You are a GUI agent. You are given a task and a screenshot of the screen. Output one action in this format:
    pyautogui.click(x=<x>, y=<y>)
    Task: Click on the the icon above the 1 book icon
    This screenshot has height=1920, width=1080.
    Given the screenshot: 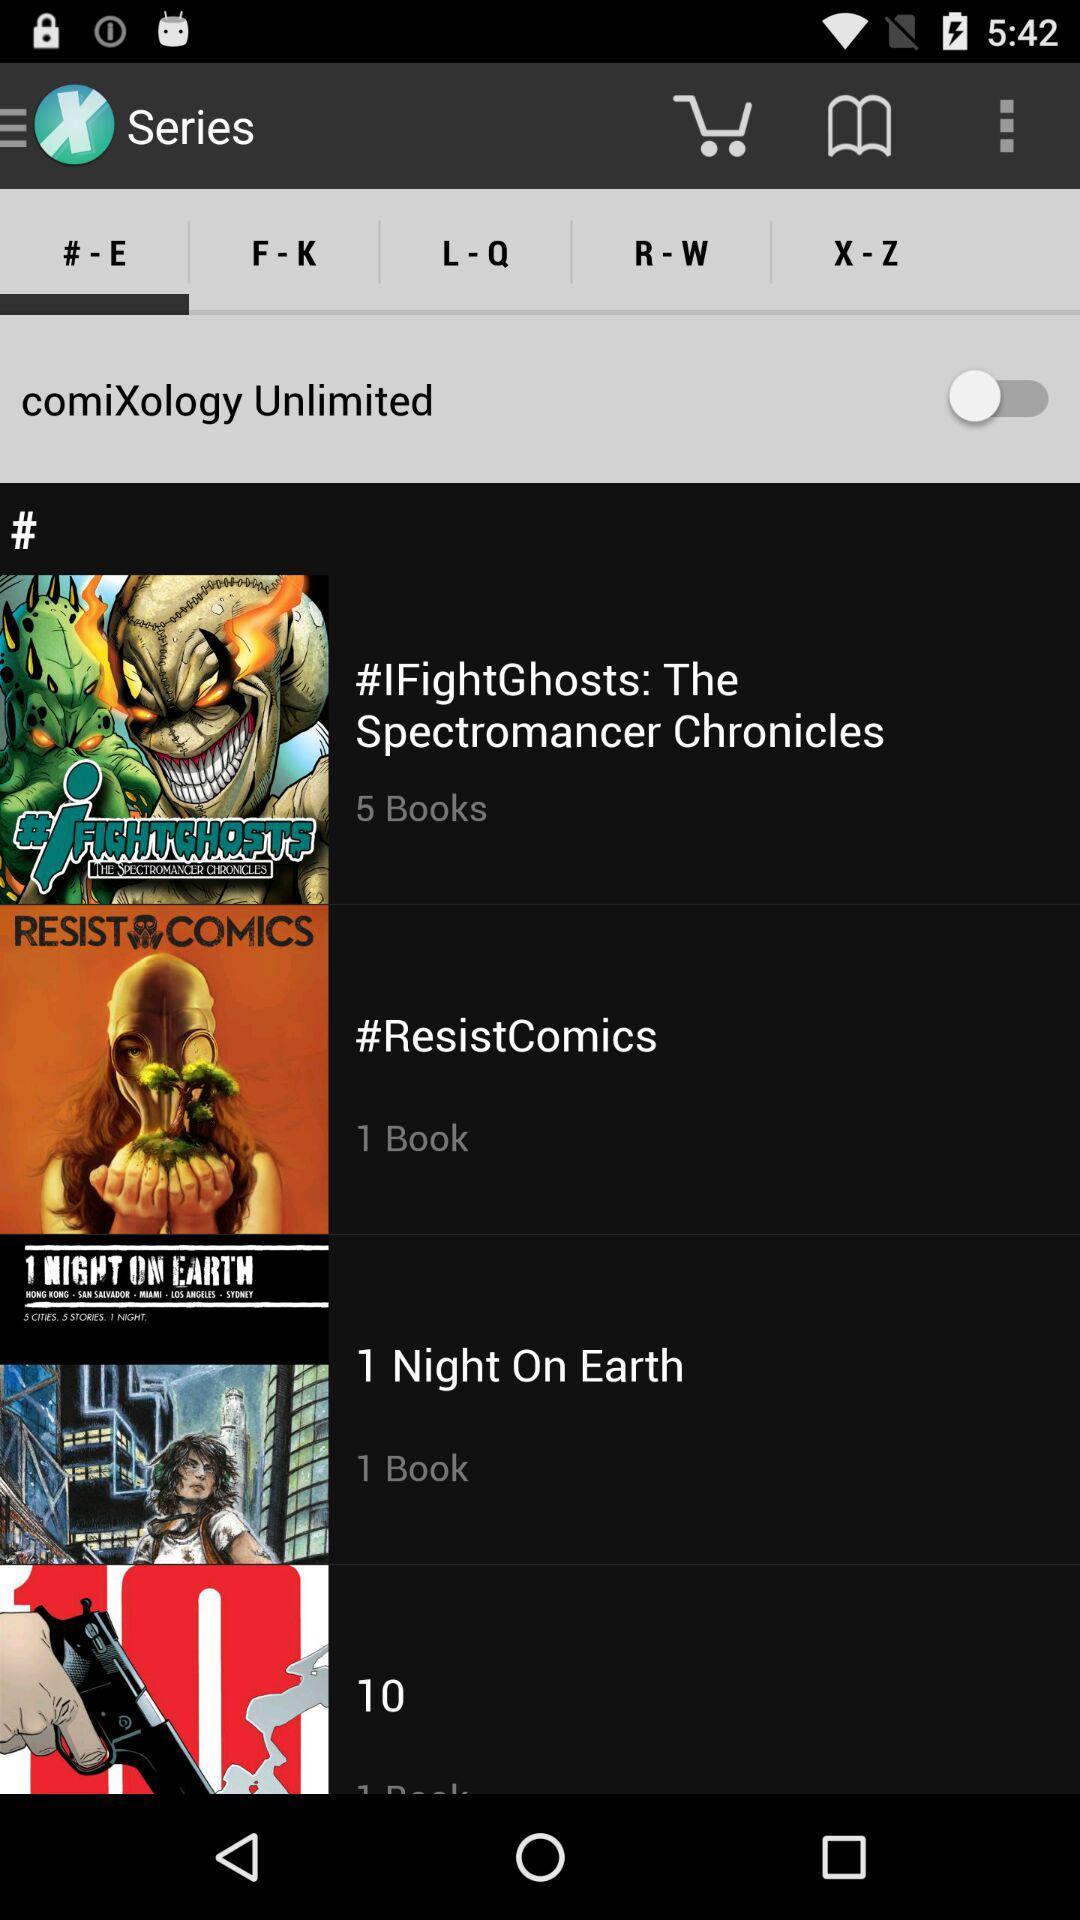 What is the action you would take?
    pyautogui.click(x=380, y=1693)
    